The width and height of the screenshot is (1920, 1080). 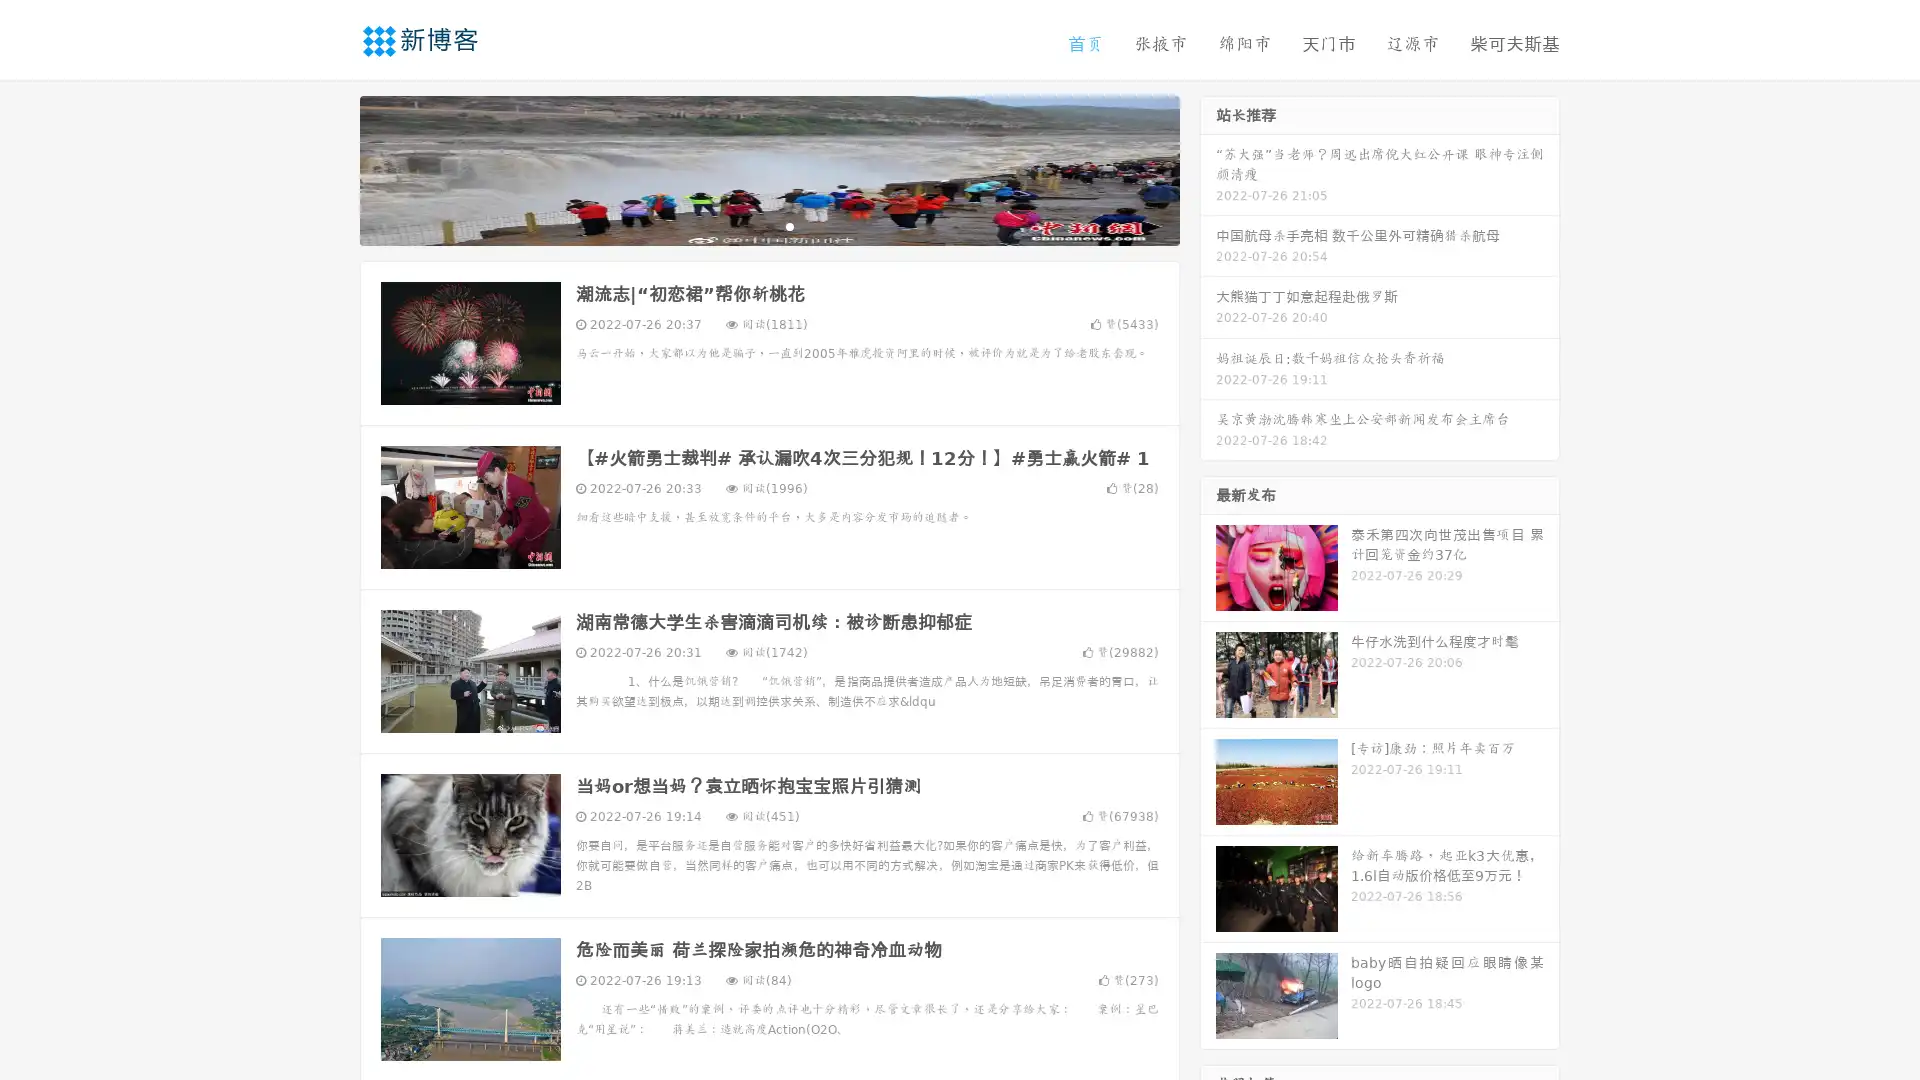 I want to click on Go to slide 1, so click(x=748, y=225).